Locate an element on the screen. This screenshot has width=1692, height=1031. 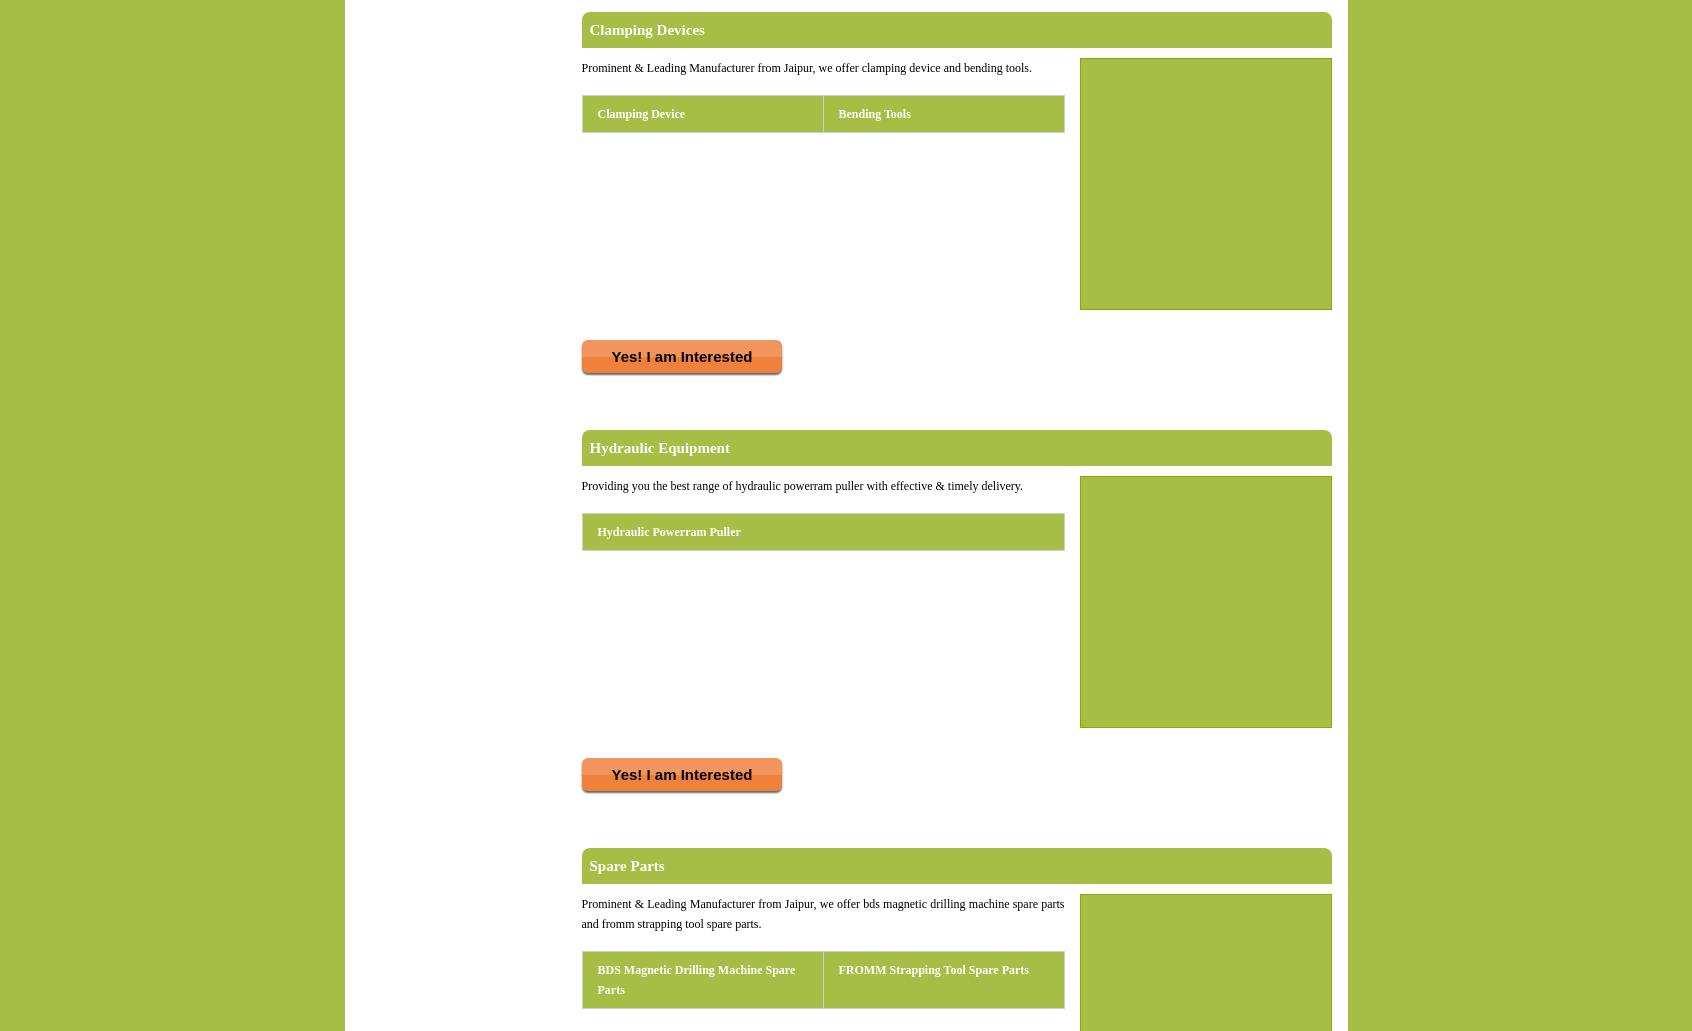
'Clamping Device' is located at coordinates (640, 113).